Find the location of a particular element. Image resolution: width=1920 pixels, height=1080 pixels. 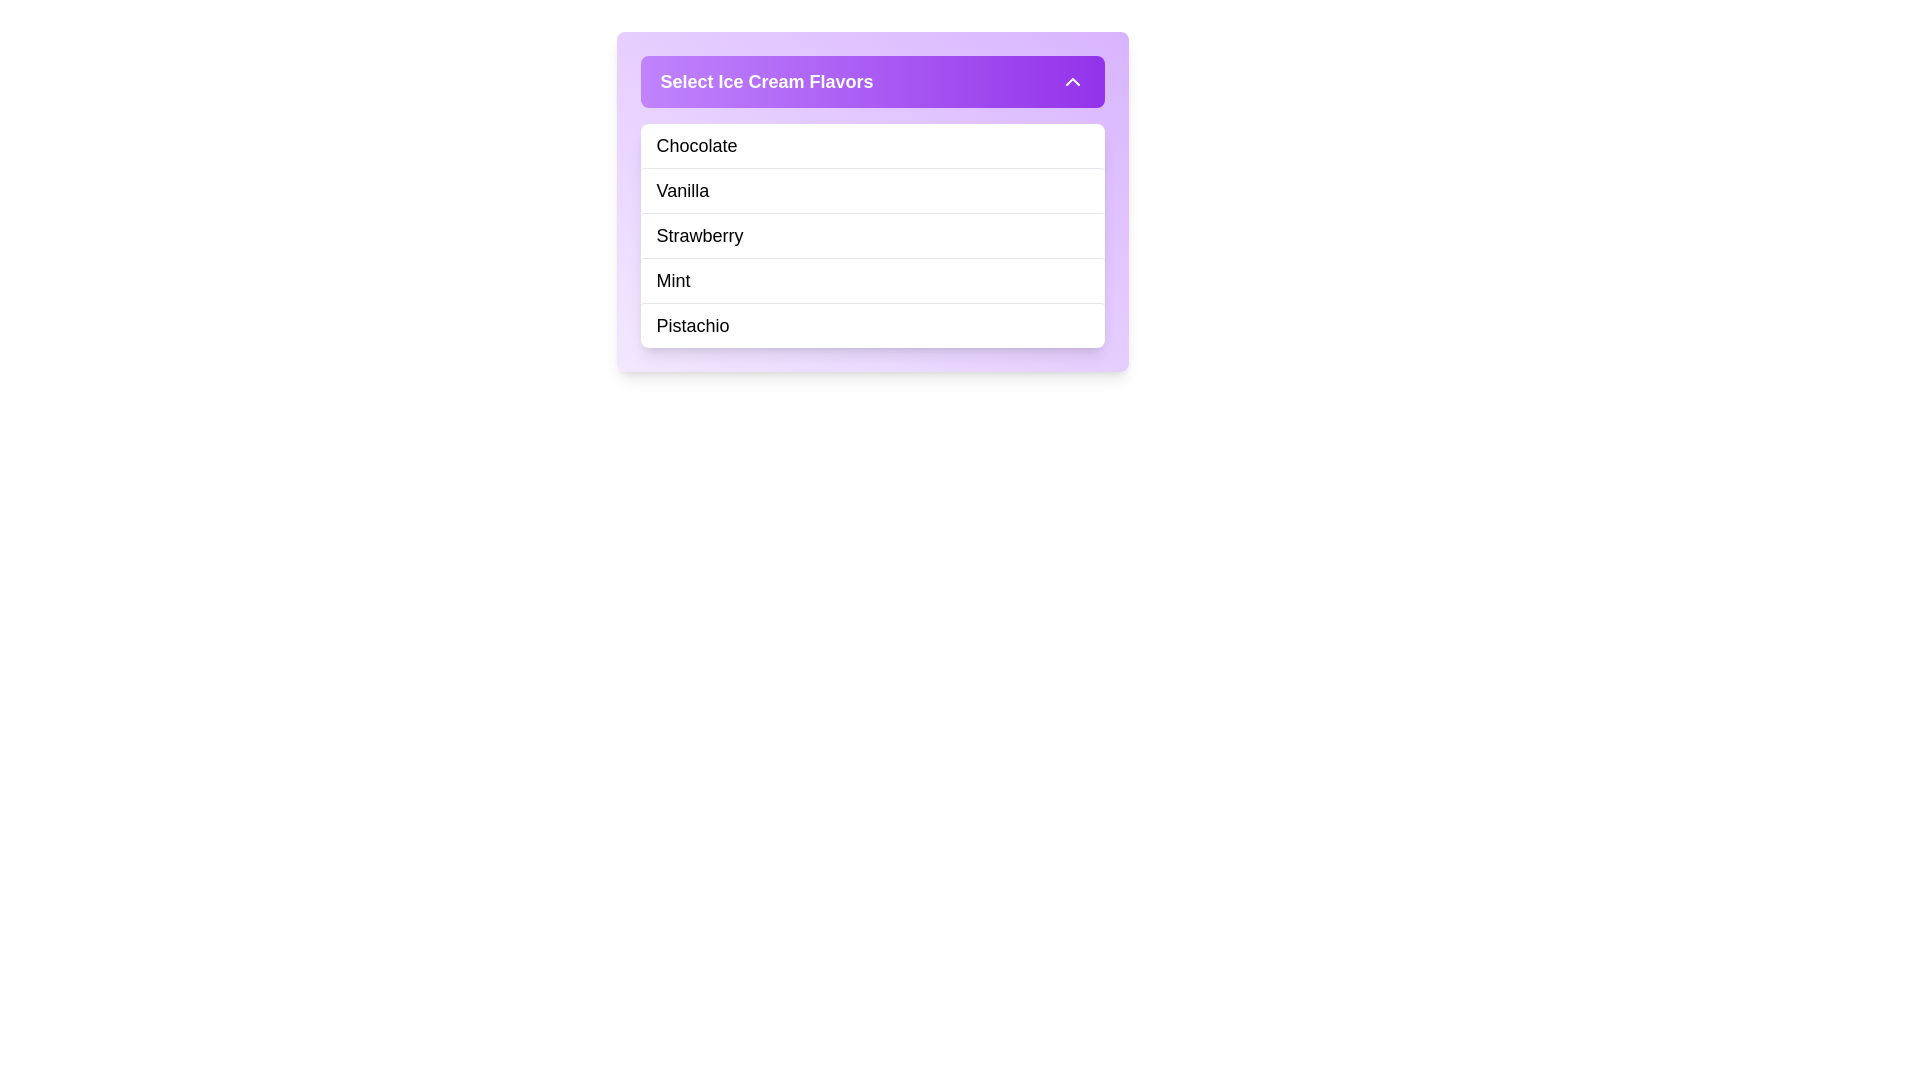

the first list item labeled 'Chocolate' in the dropdown menu titled 'Select Ice Cream Flavors' is located at coordinates (872, 145).